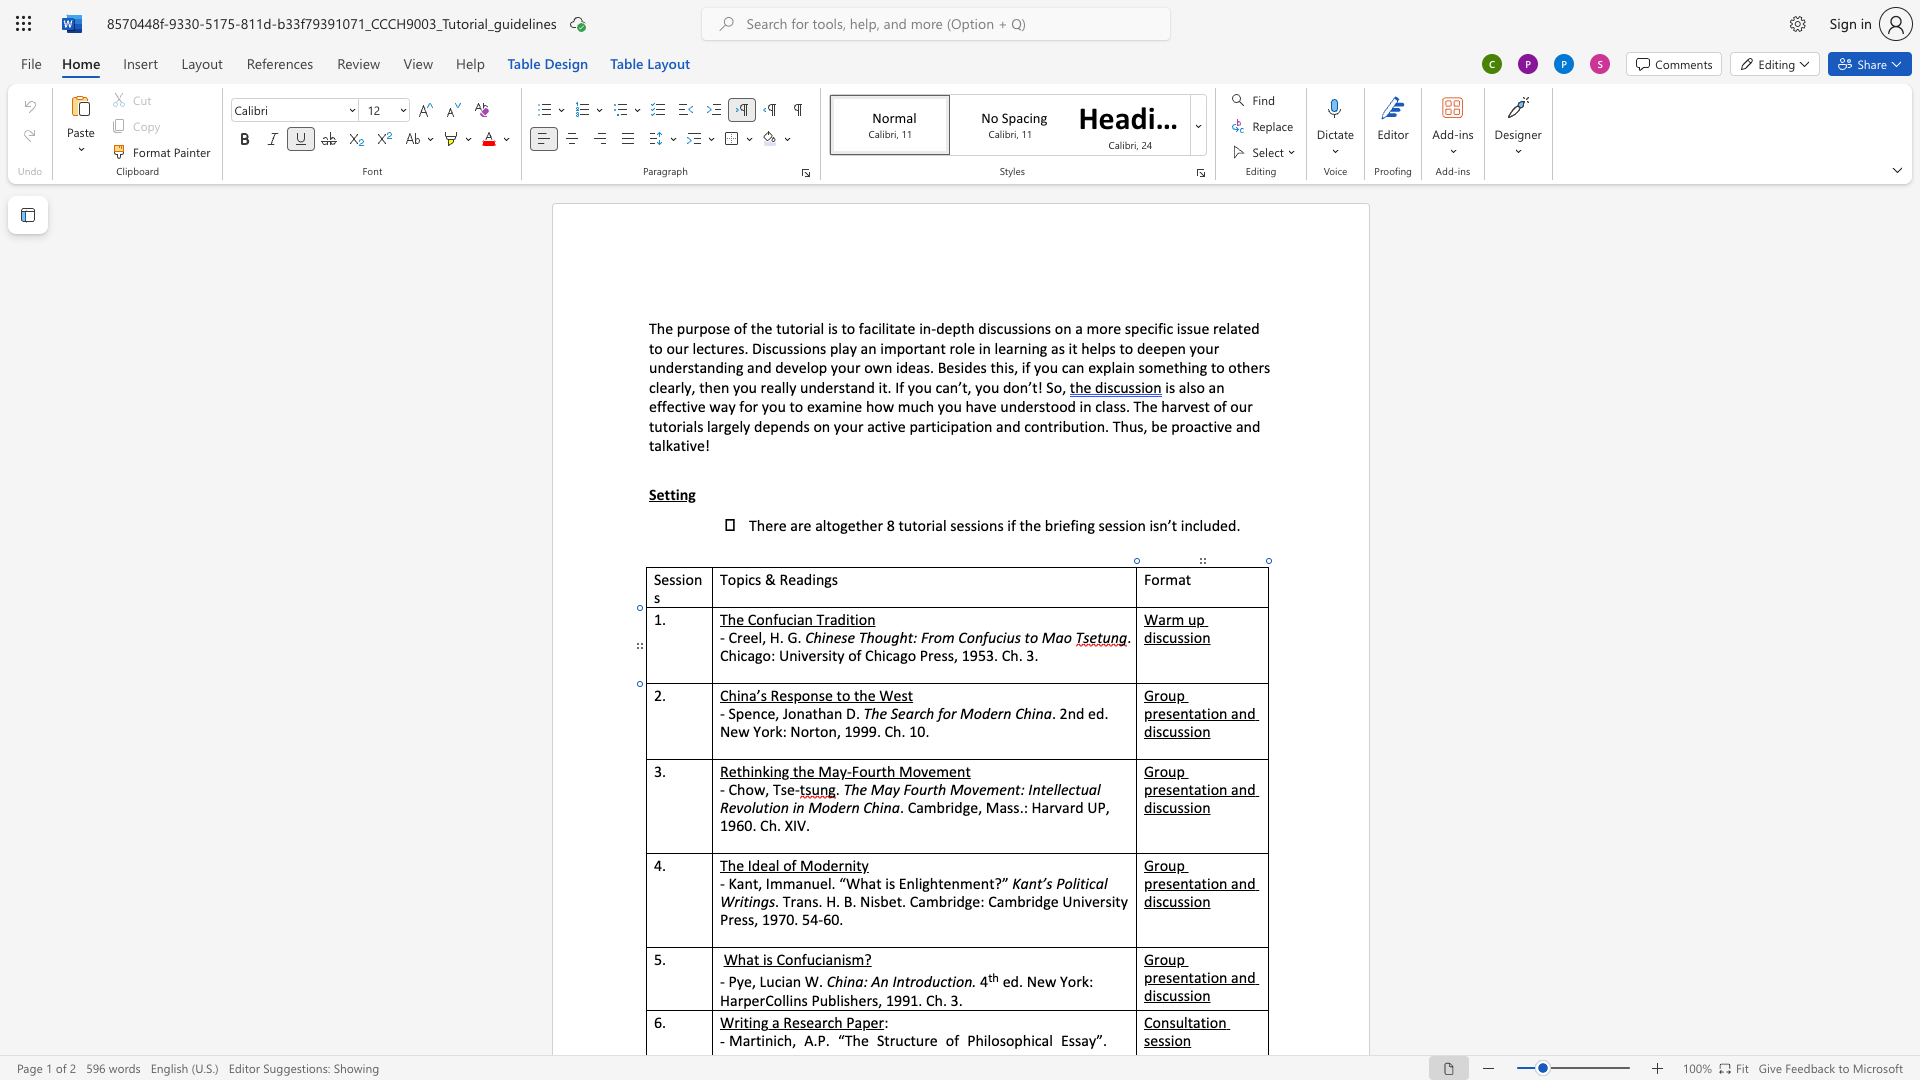  I want to click on the space between the continuous character "a" and "’" in the text, so click(754, 694).